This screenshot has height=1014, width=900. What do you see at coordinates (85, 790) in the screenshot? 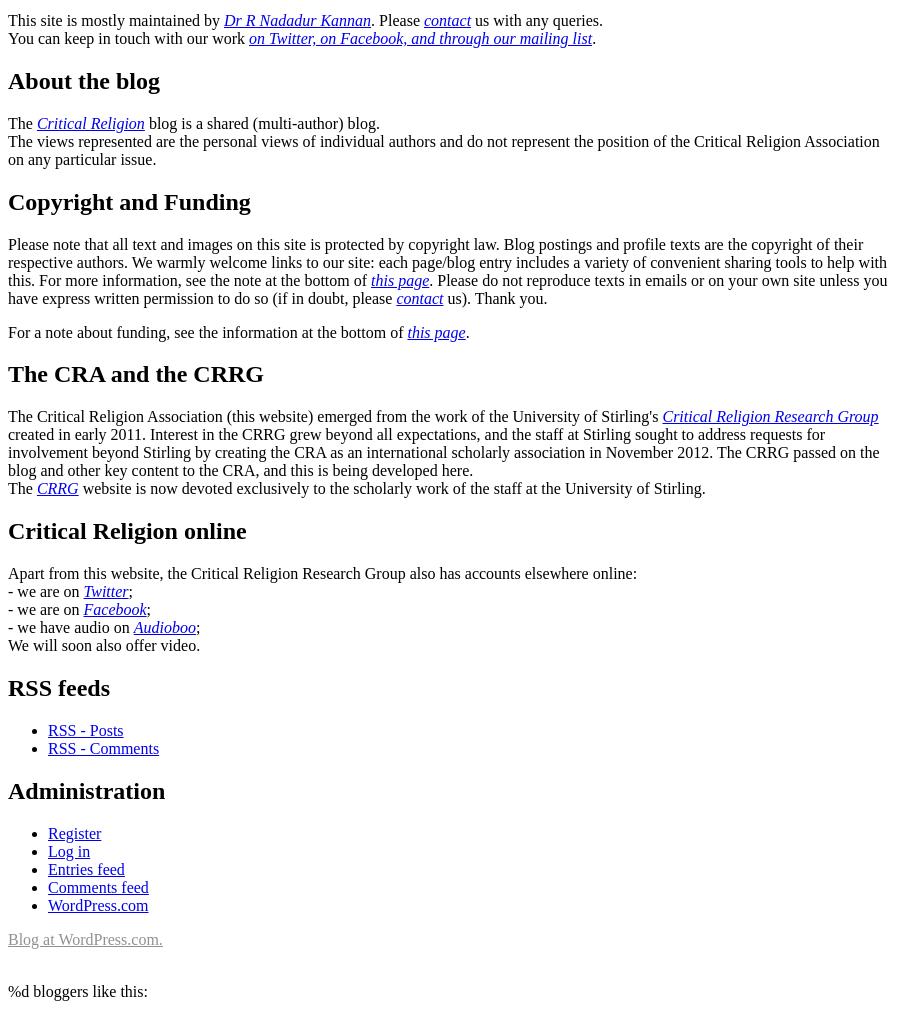
I see `'Administration'` at bounding box center [85, 790].